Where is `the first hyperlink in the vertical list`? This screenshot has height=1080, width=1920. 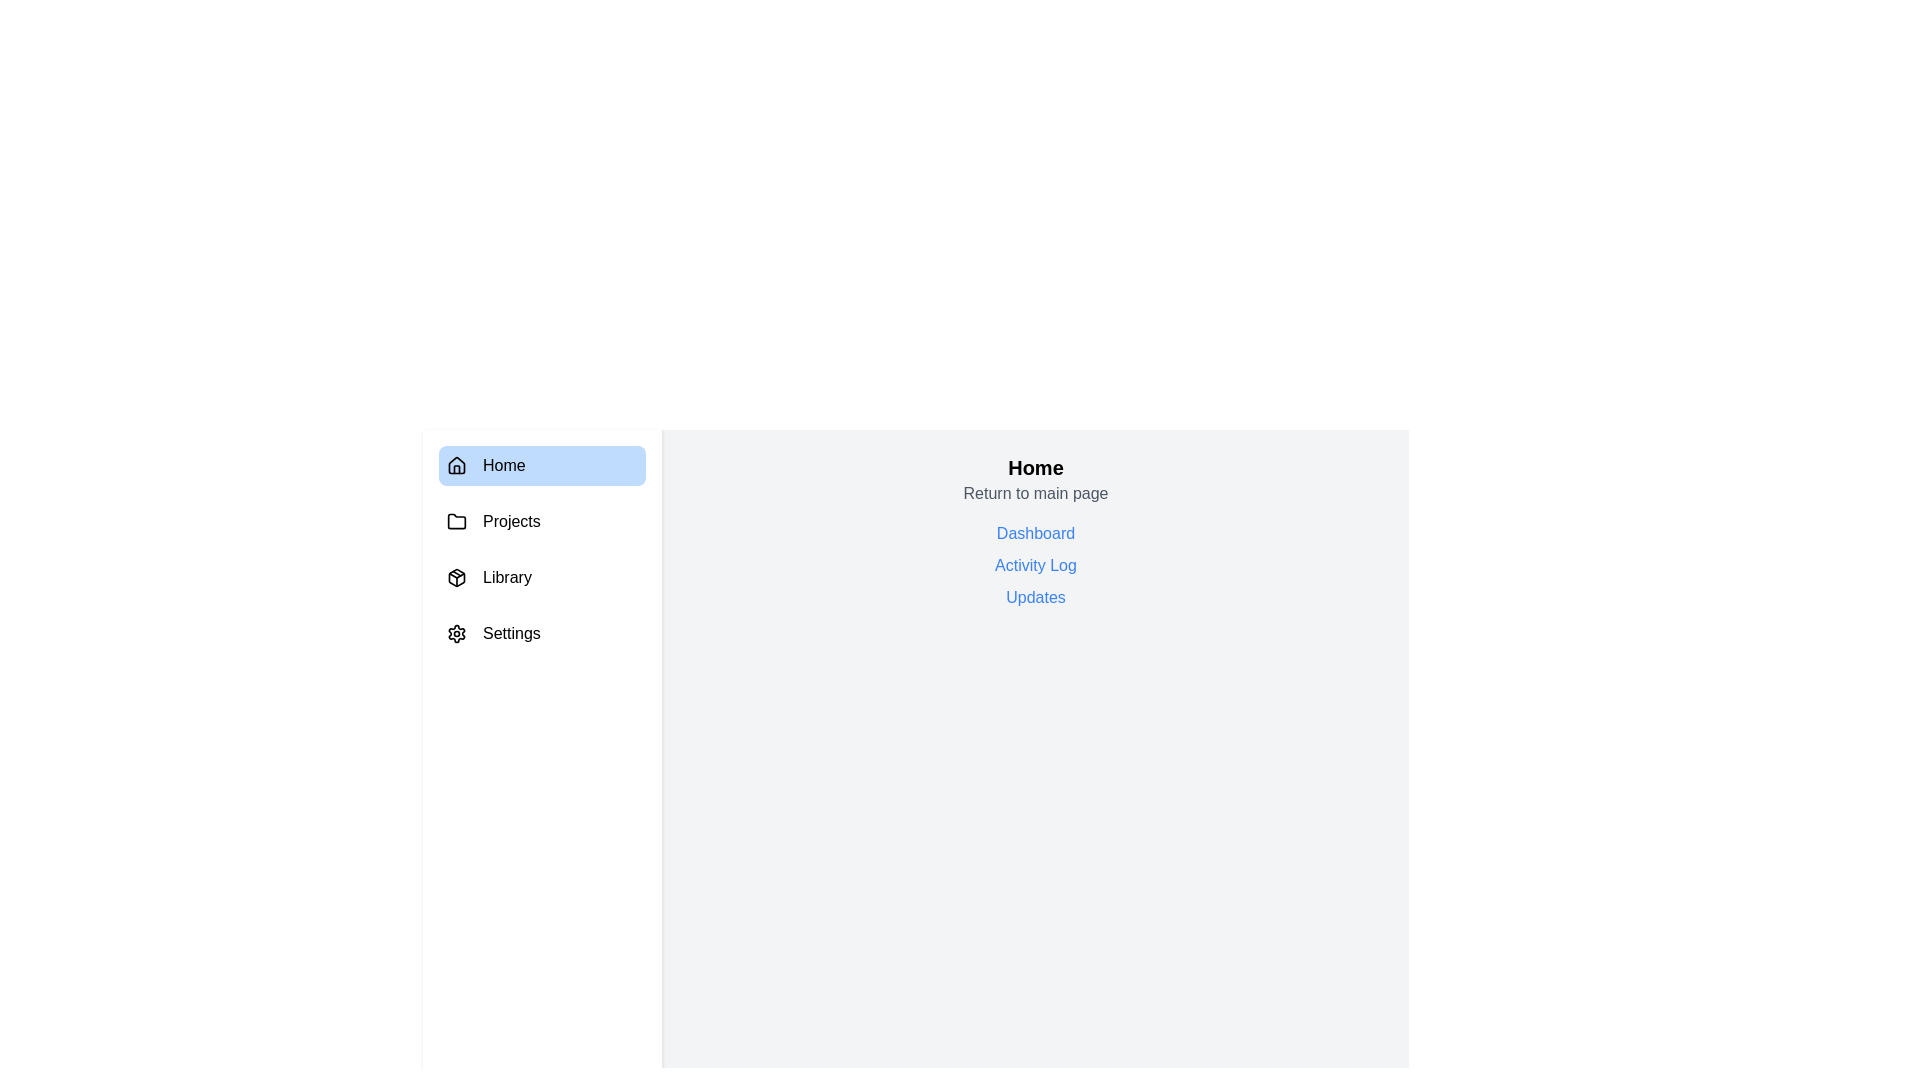 the first hyperlink in the vertical list is located at coordinates (1036, 532).